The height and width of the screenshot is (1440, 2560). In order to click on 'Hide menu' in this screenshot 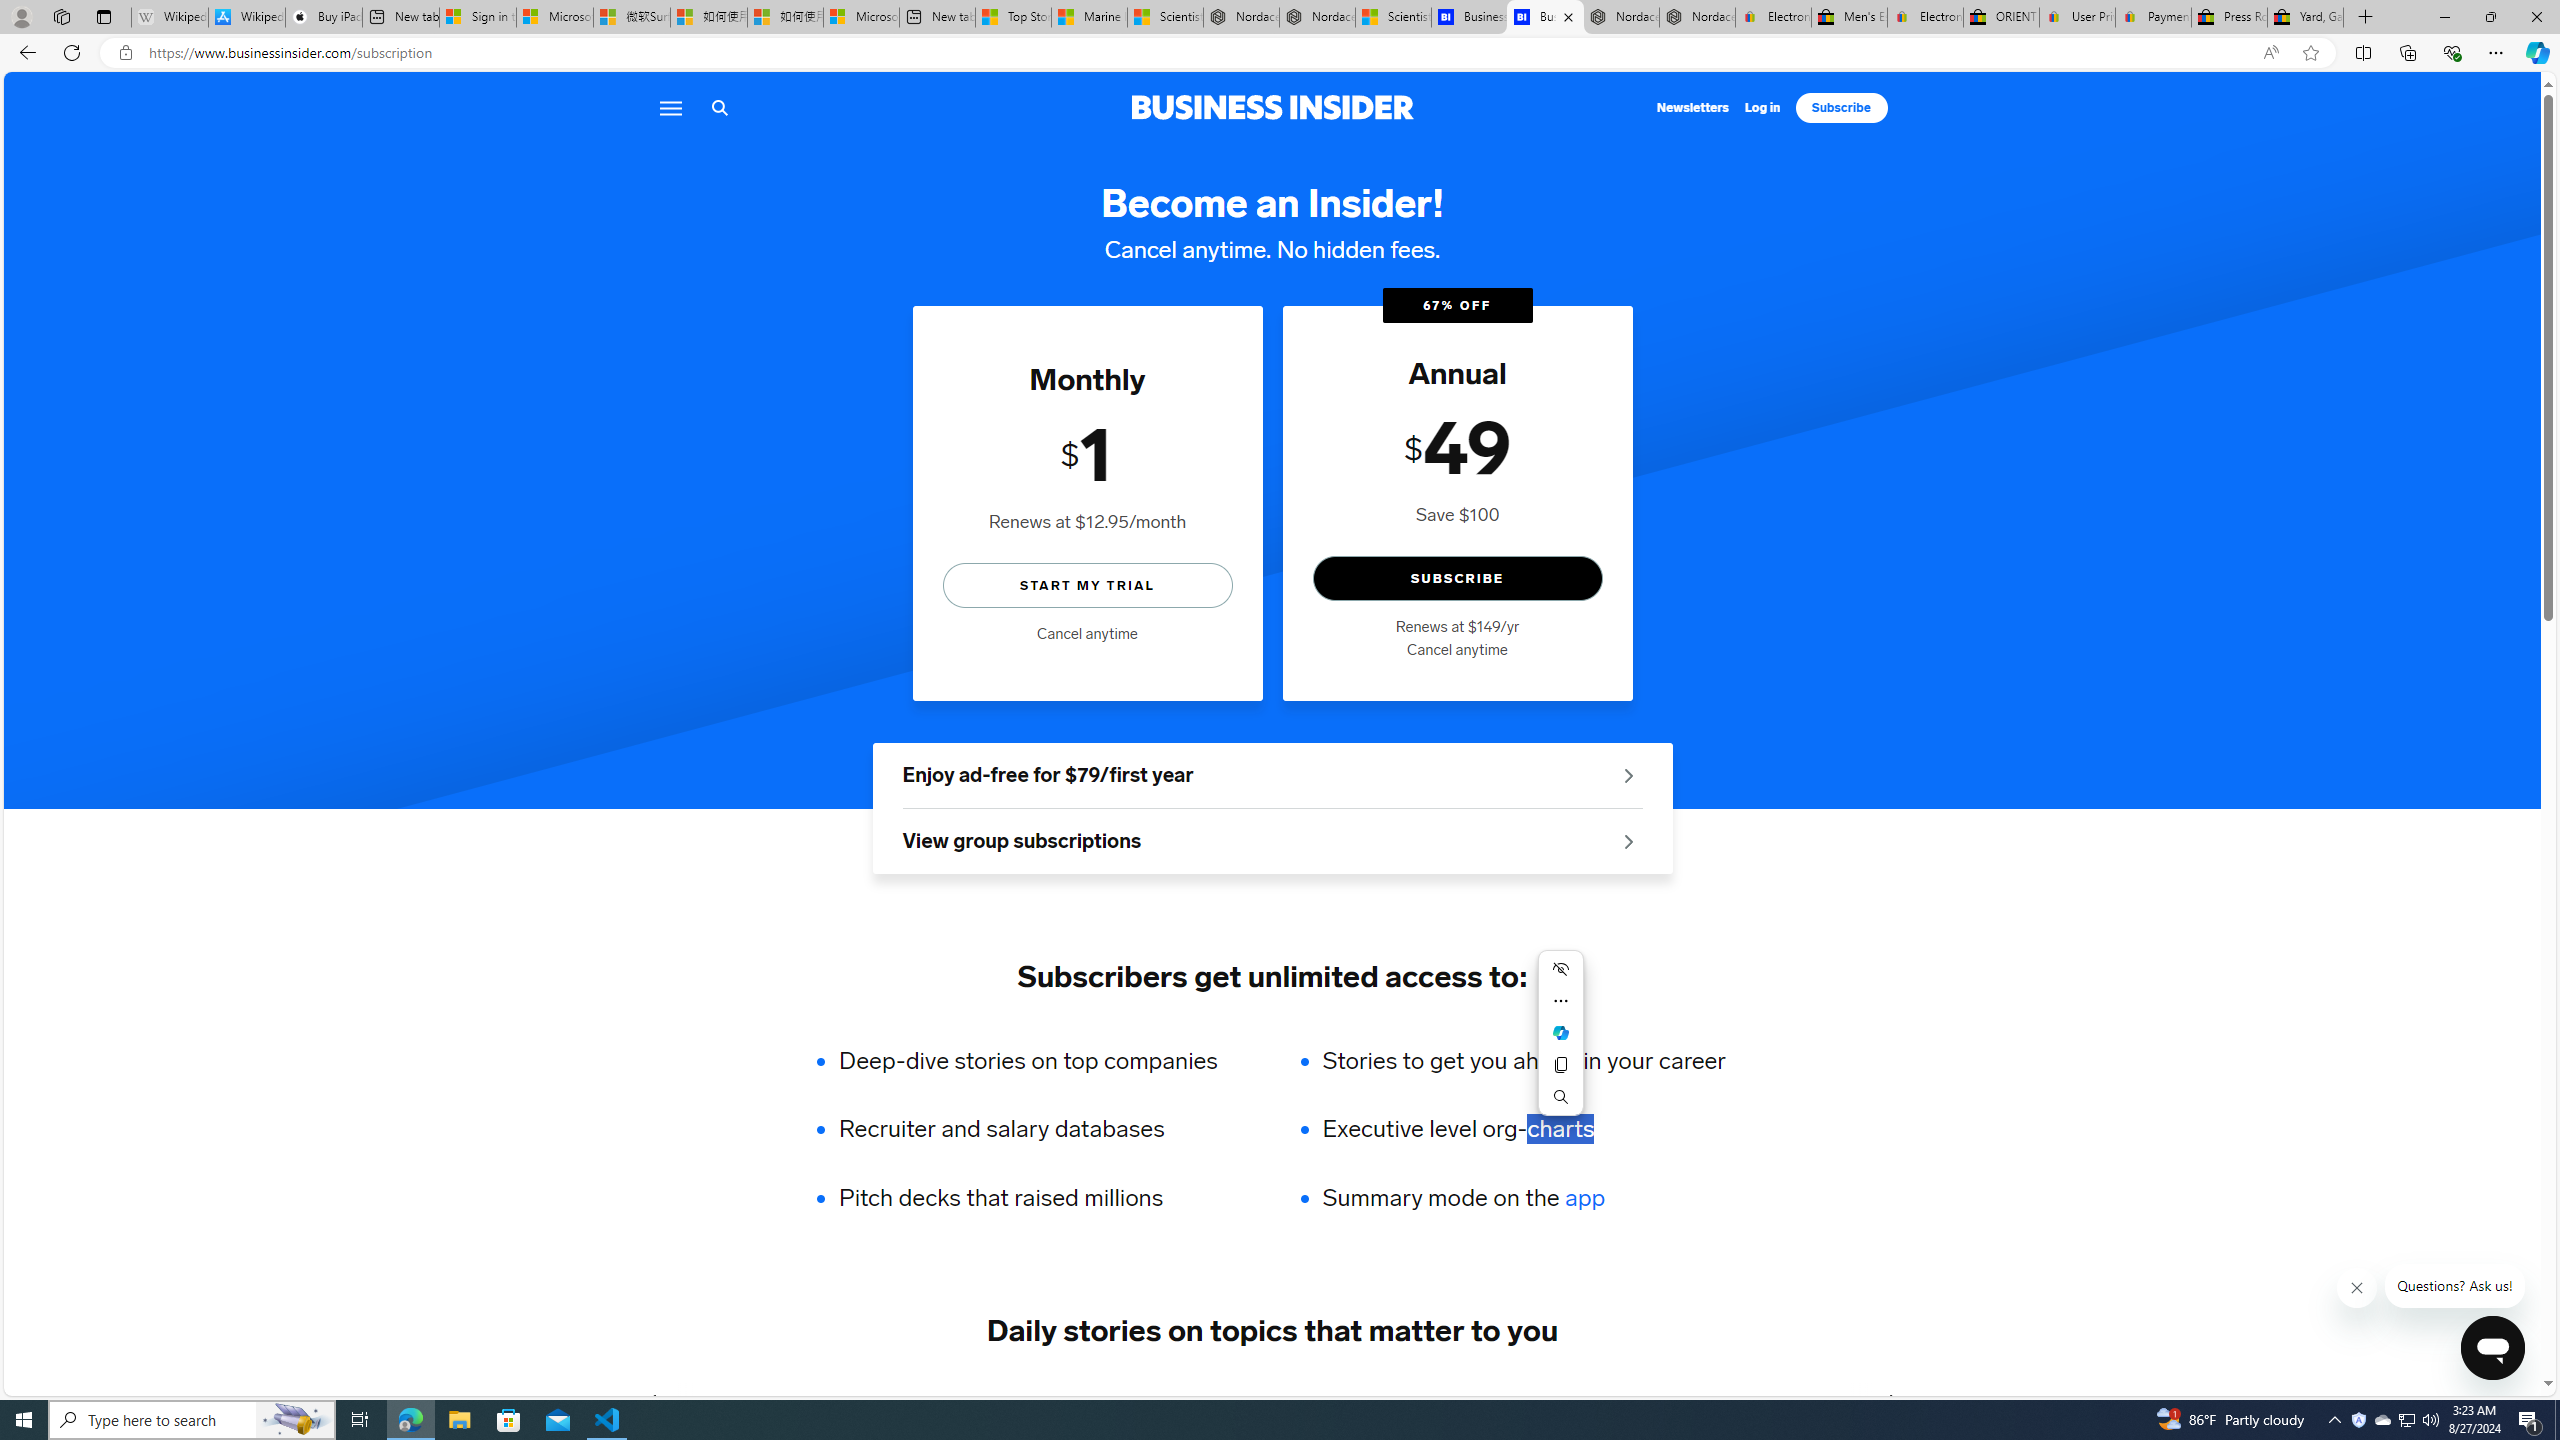, I will do `click(1560, 968)`.